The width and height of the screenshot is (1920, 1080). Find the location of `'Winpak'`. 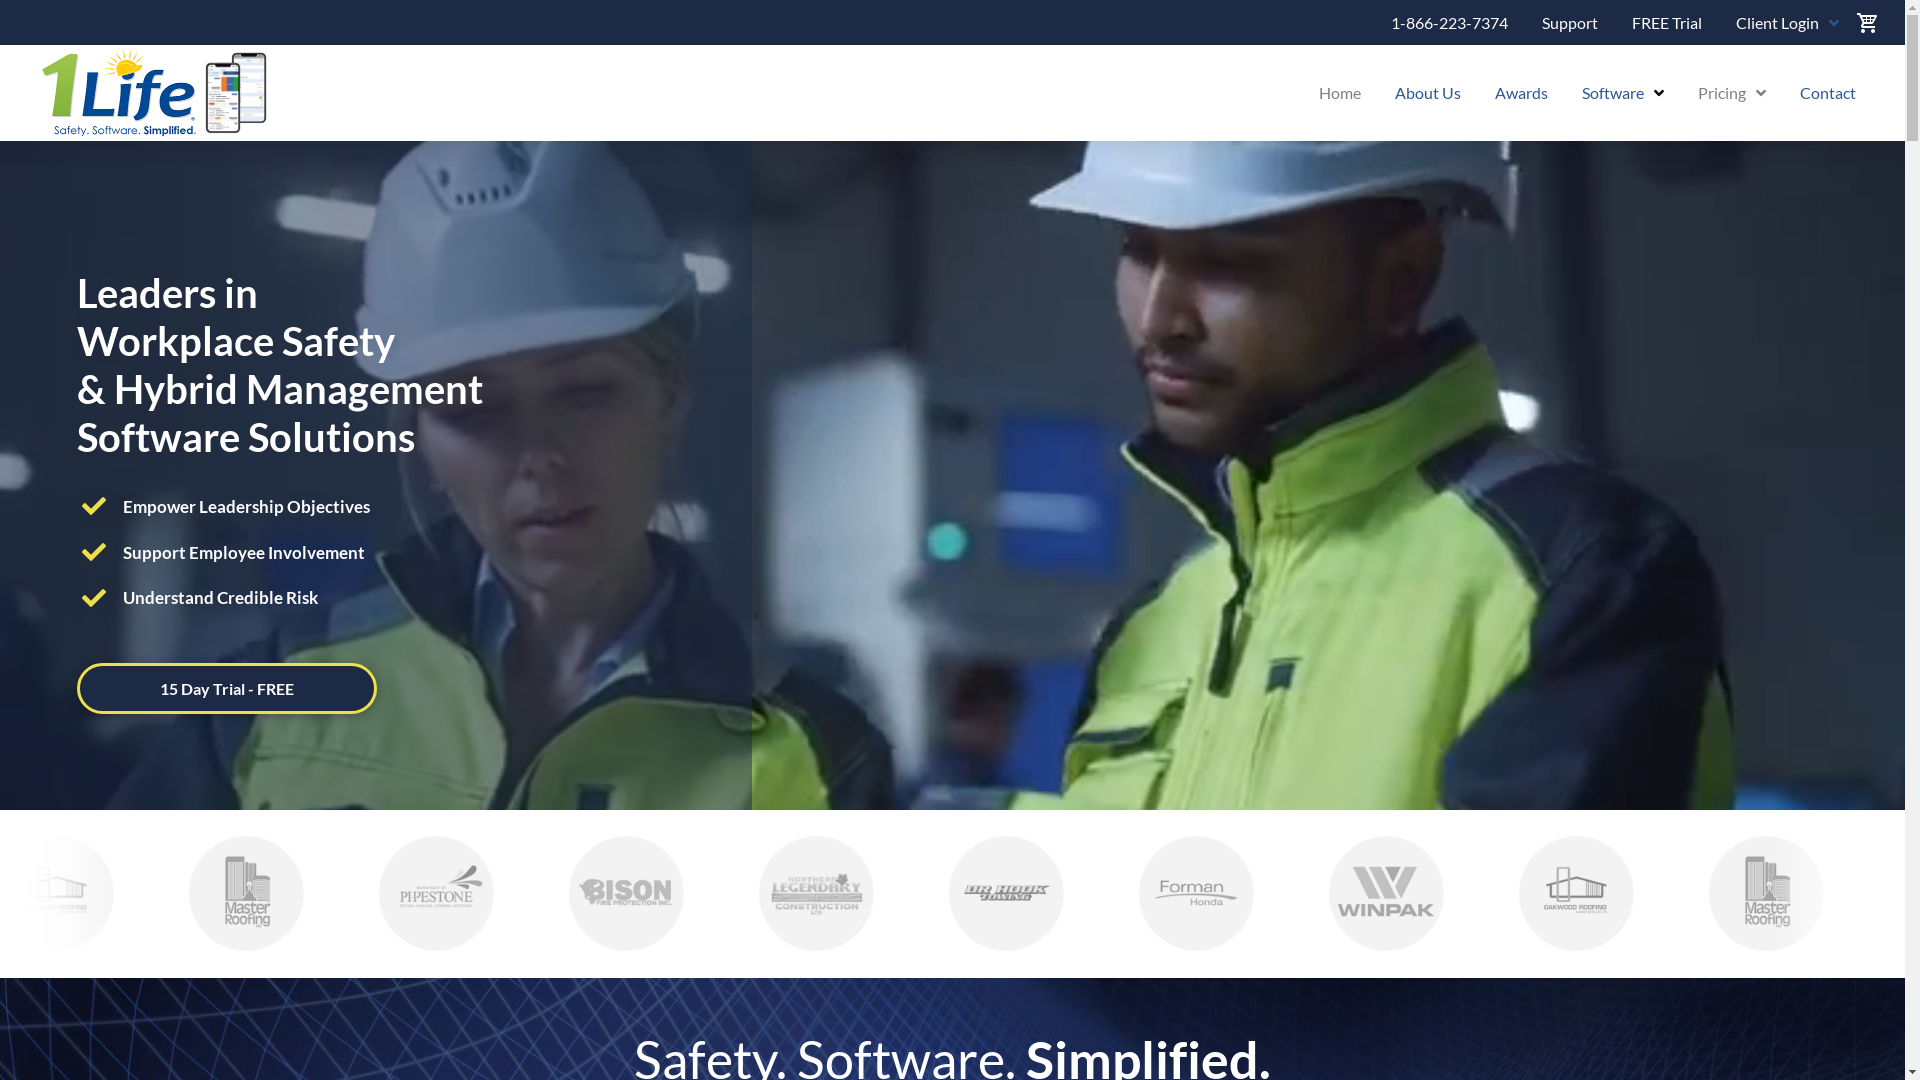

'Winpak' is located at coordinates (1352, 892).